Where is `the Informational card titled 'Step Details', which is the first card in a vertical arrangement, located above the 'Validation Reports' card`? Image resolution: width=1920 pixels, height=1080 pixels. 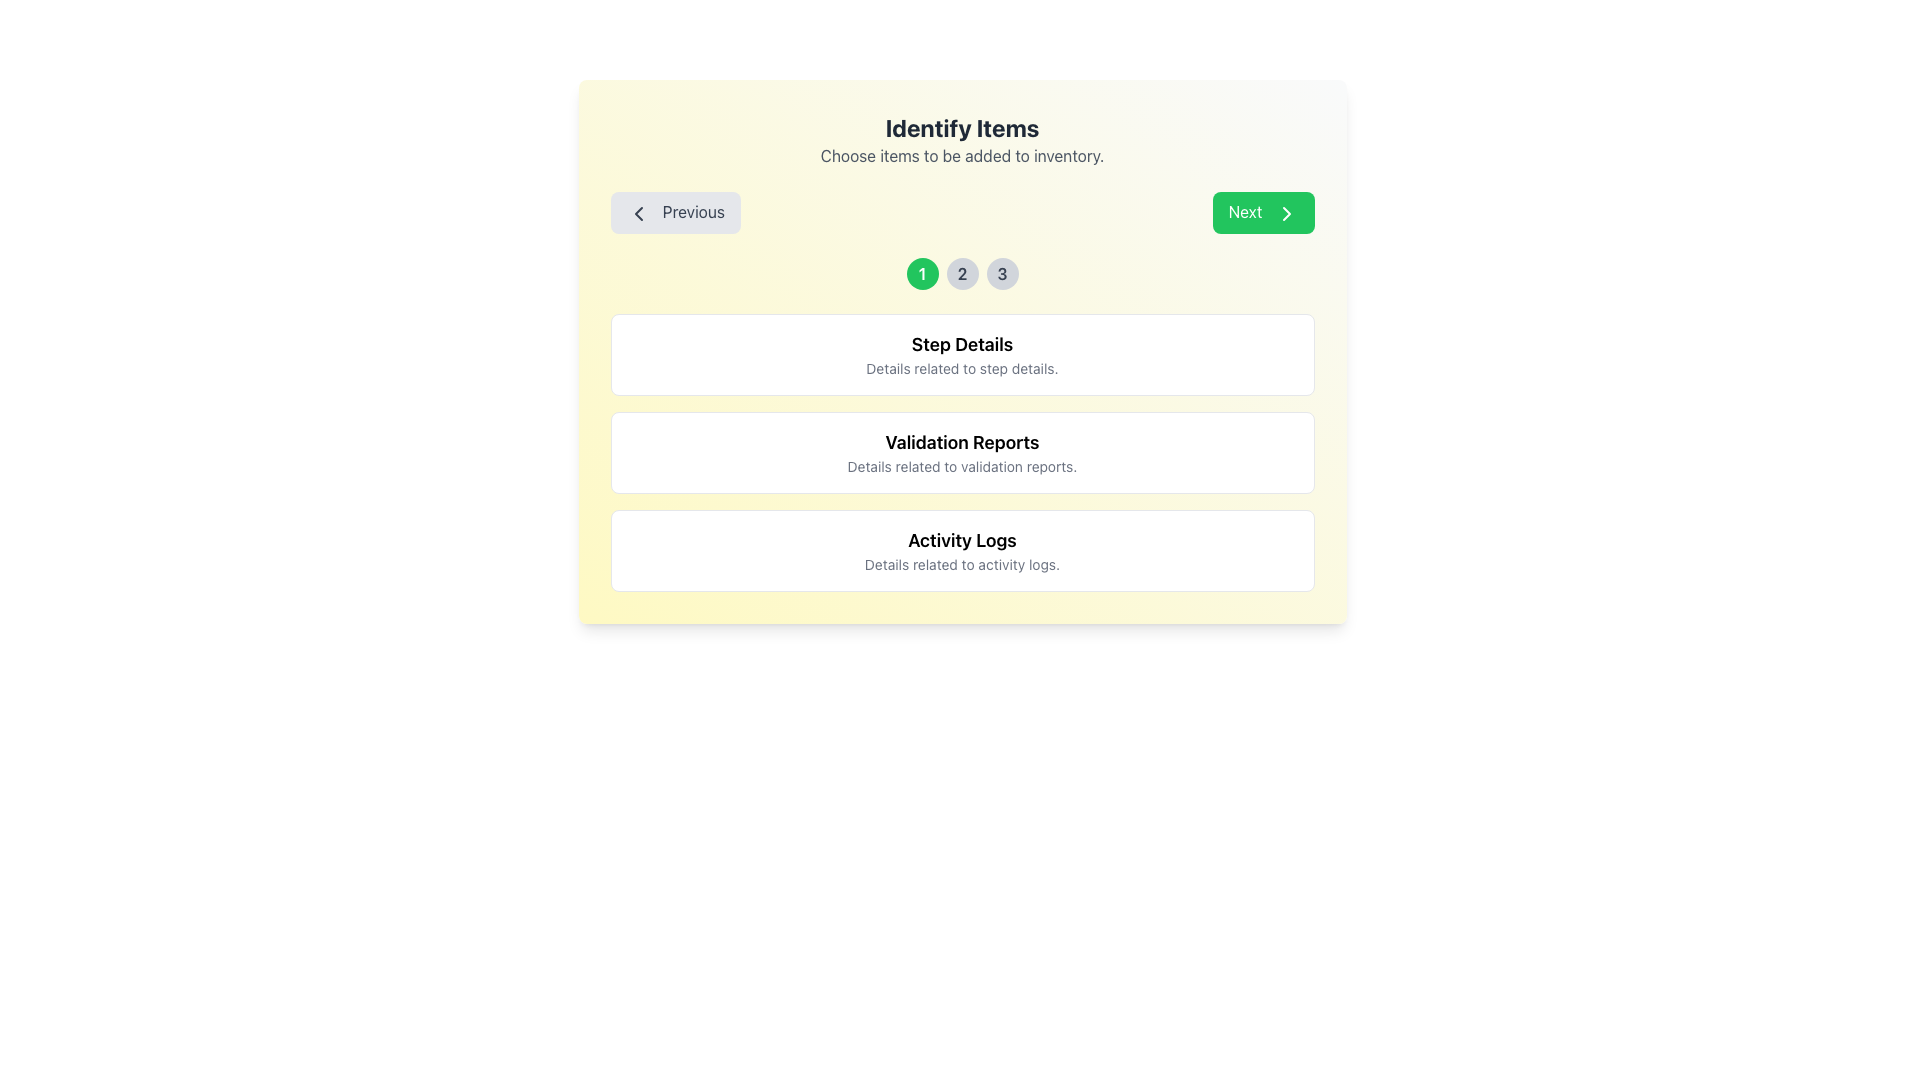 the Informational card titled 'Step Details', which is the first card in a vertical arrangement, located above the 'Validation Reports' card is located at coordinates (962, 353).